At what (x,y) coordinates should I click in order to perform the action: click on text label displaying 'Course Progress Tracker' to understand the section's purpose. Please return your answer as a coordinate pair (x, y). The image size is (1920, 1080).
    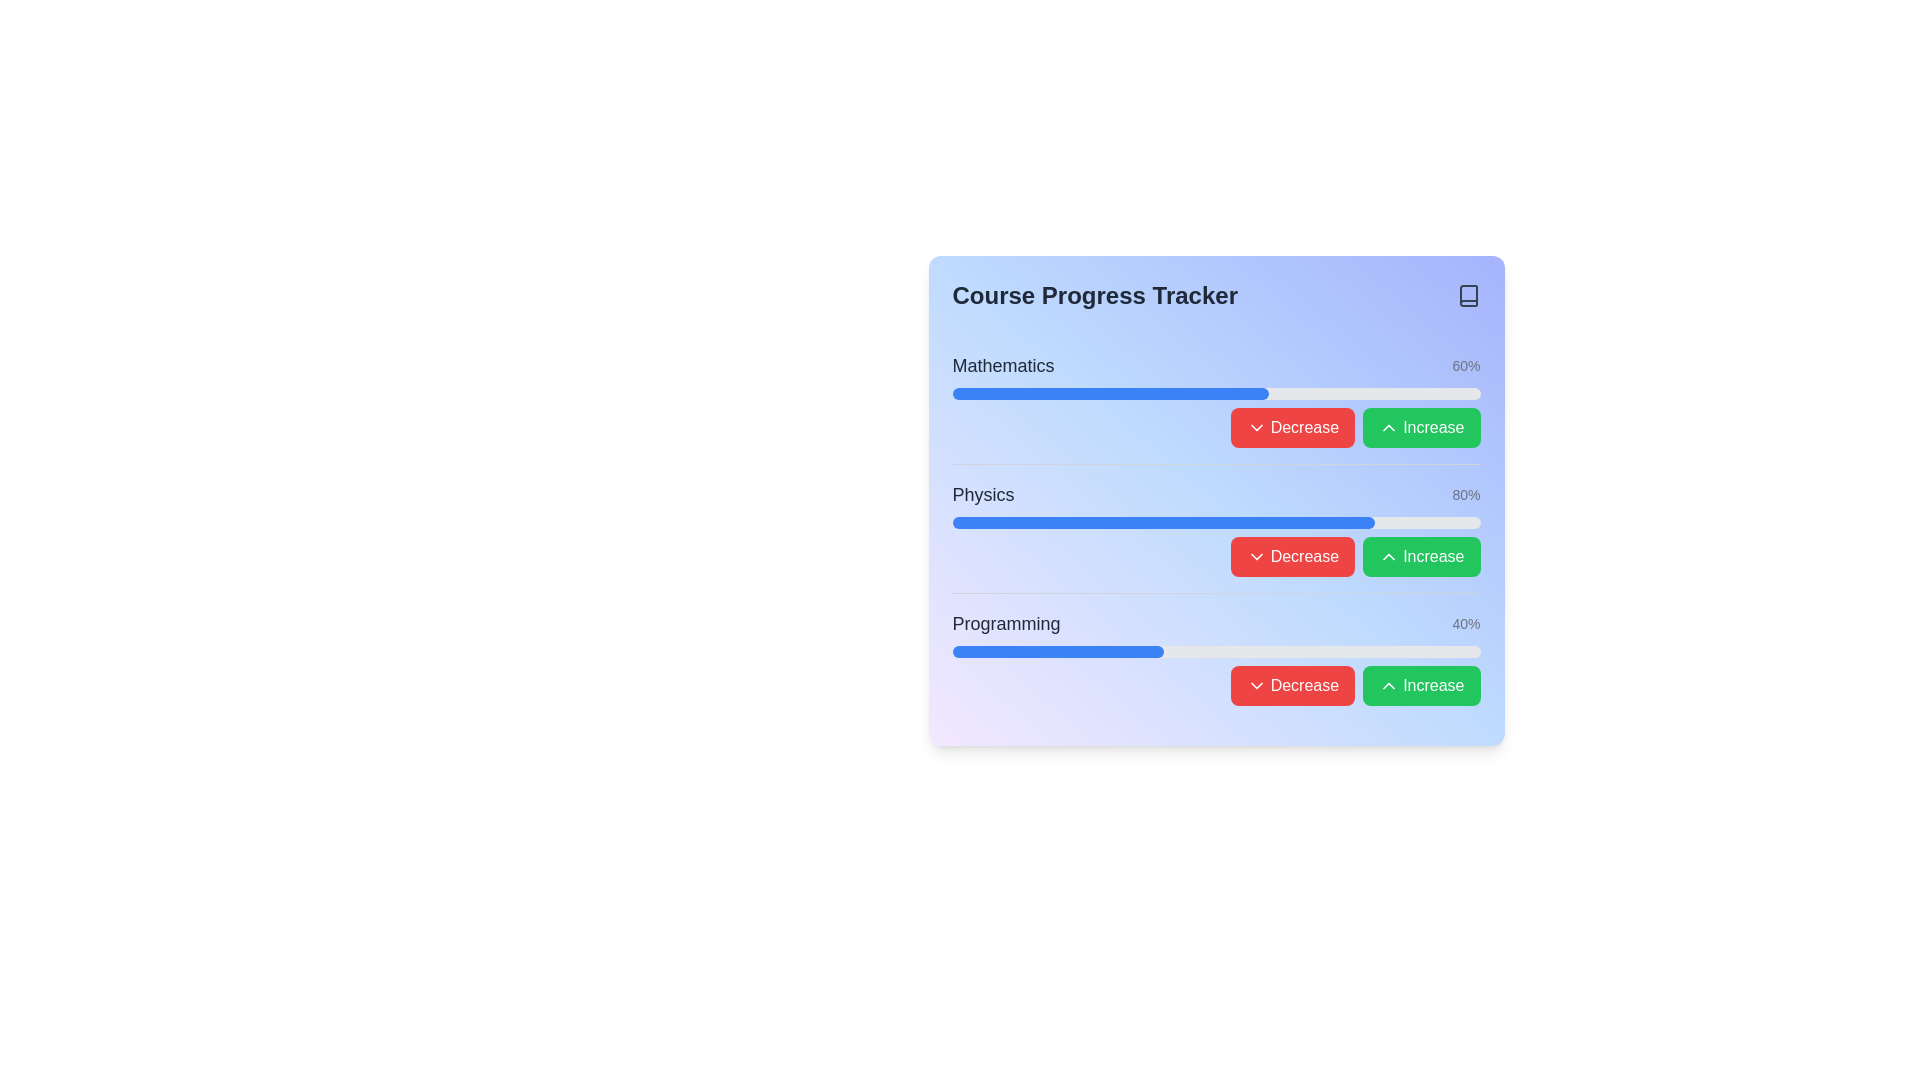
    Looking at the image, I should click on (1094, 296).